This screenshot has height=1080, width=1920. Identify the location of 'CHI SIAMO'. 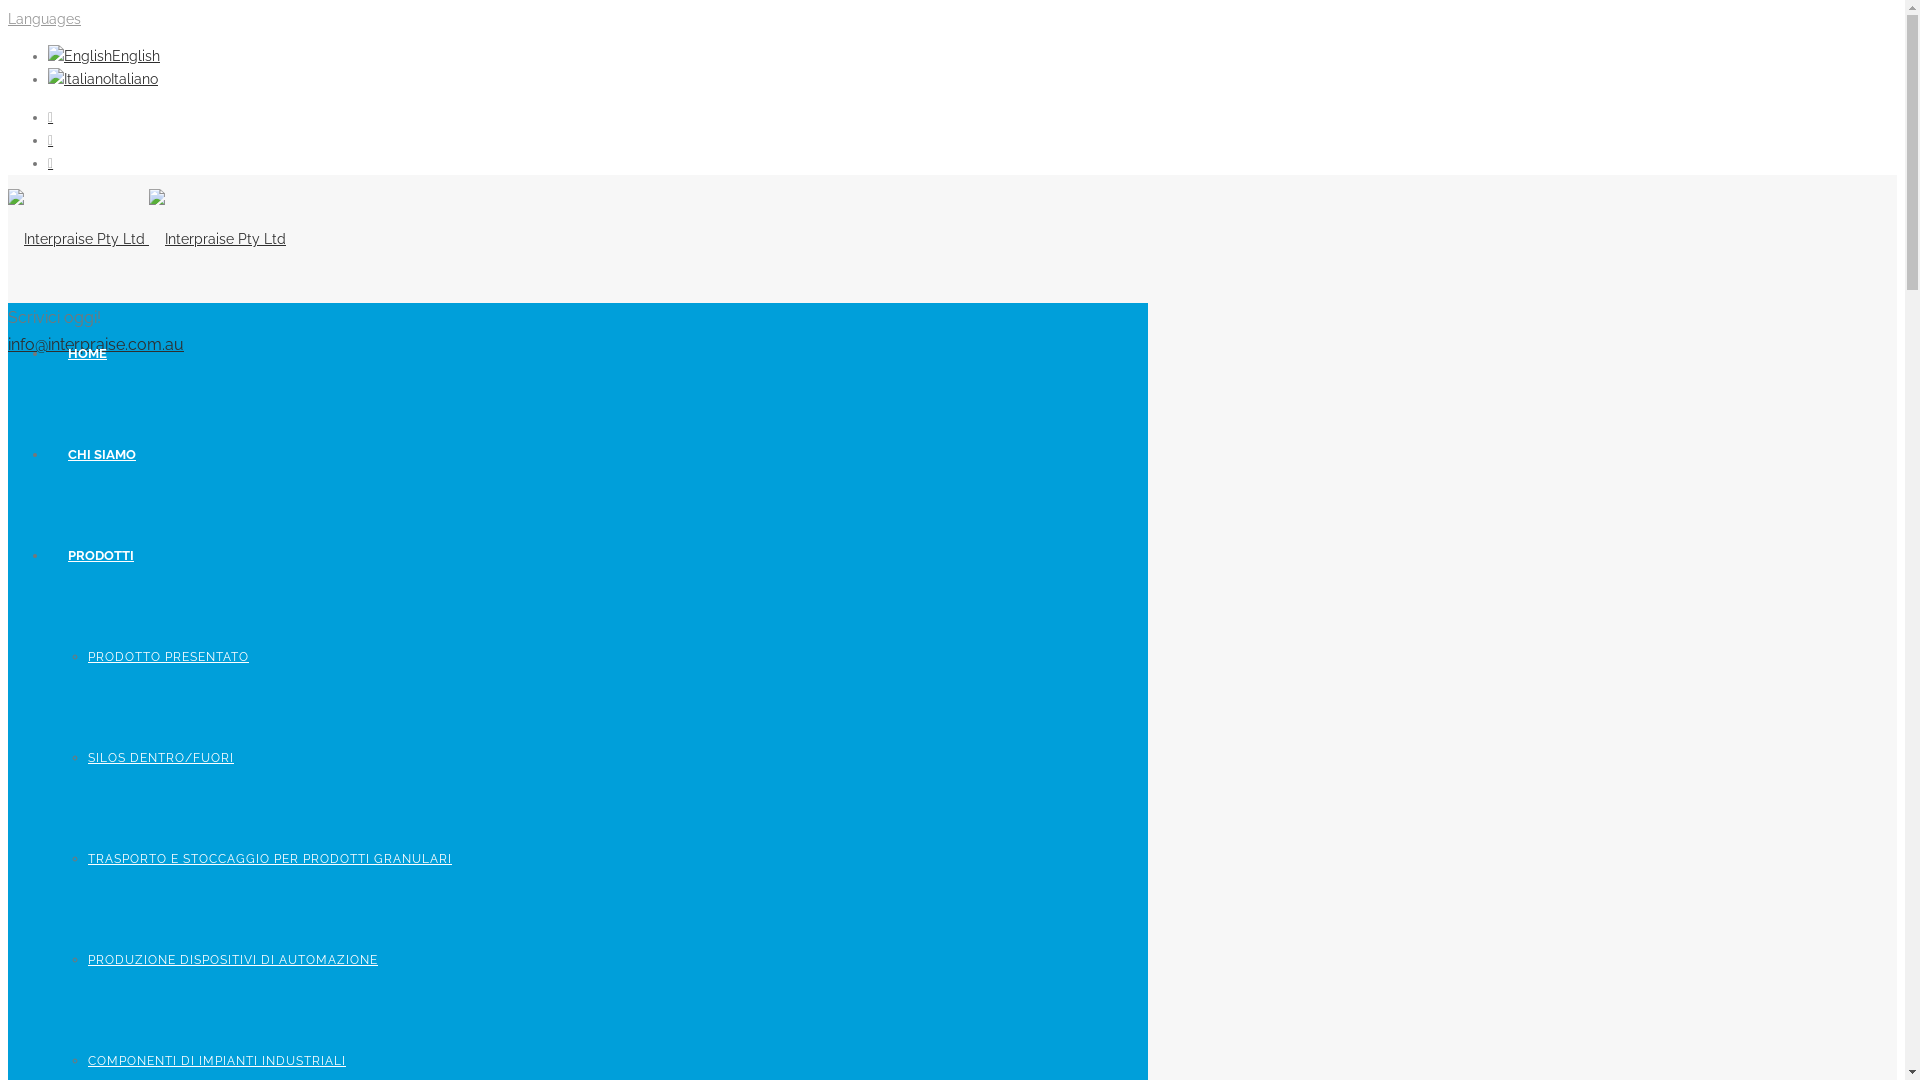
(100, 454).